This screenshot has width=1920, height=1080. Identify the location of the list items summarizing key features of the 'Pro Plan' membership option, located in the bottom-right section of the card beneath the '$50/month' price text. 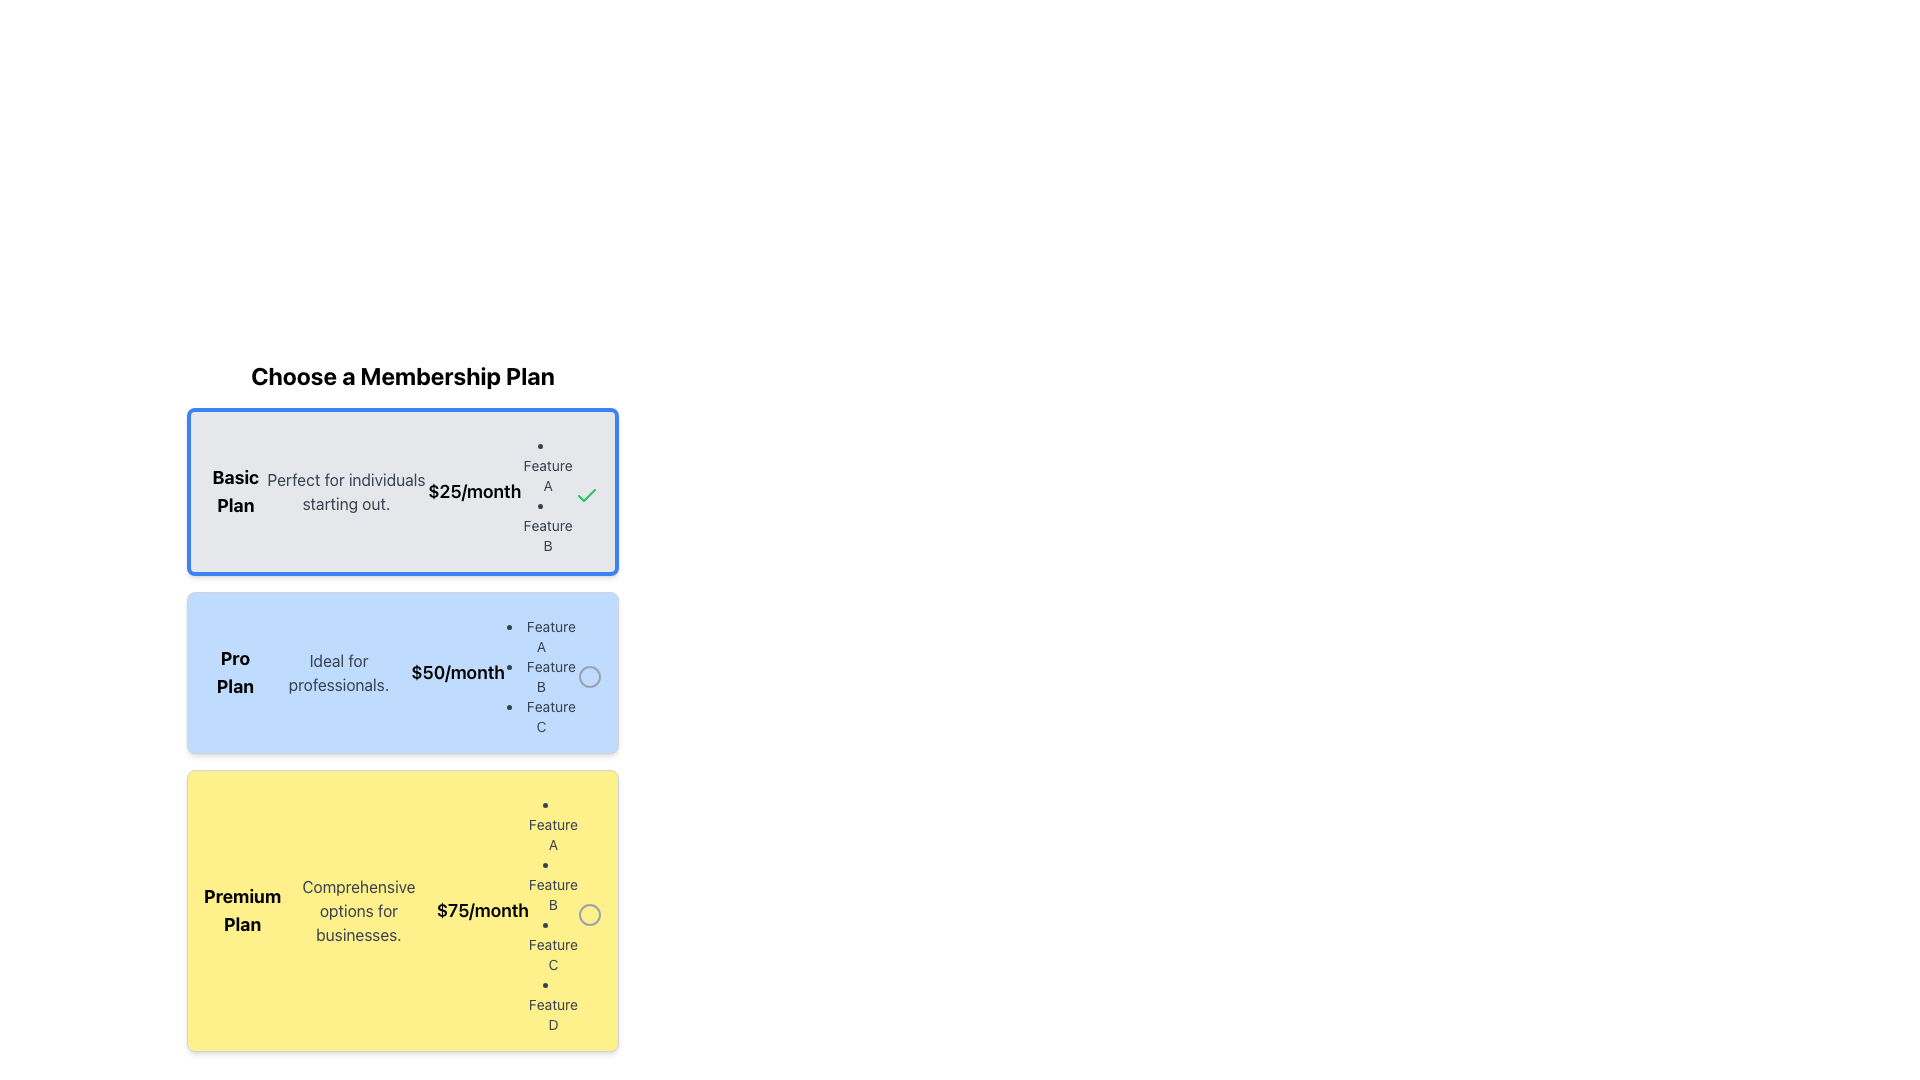
(541, 672).